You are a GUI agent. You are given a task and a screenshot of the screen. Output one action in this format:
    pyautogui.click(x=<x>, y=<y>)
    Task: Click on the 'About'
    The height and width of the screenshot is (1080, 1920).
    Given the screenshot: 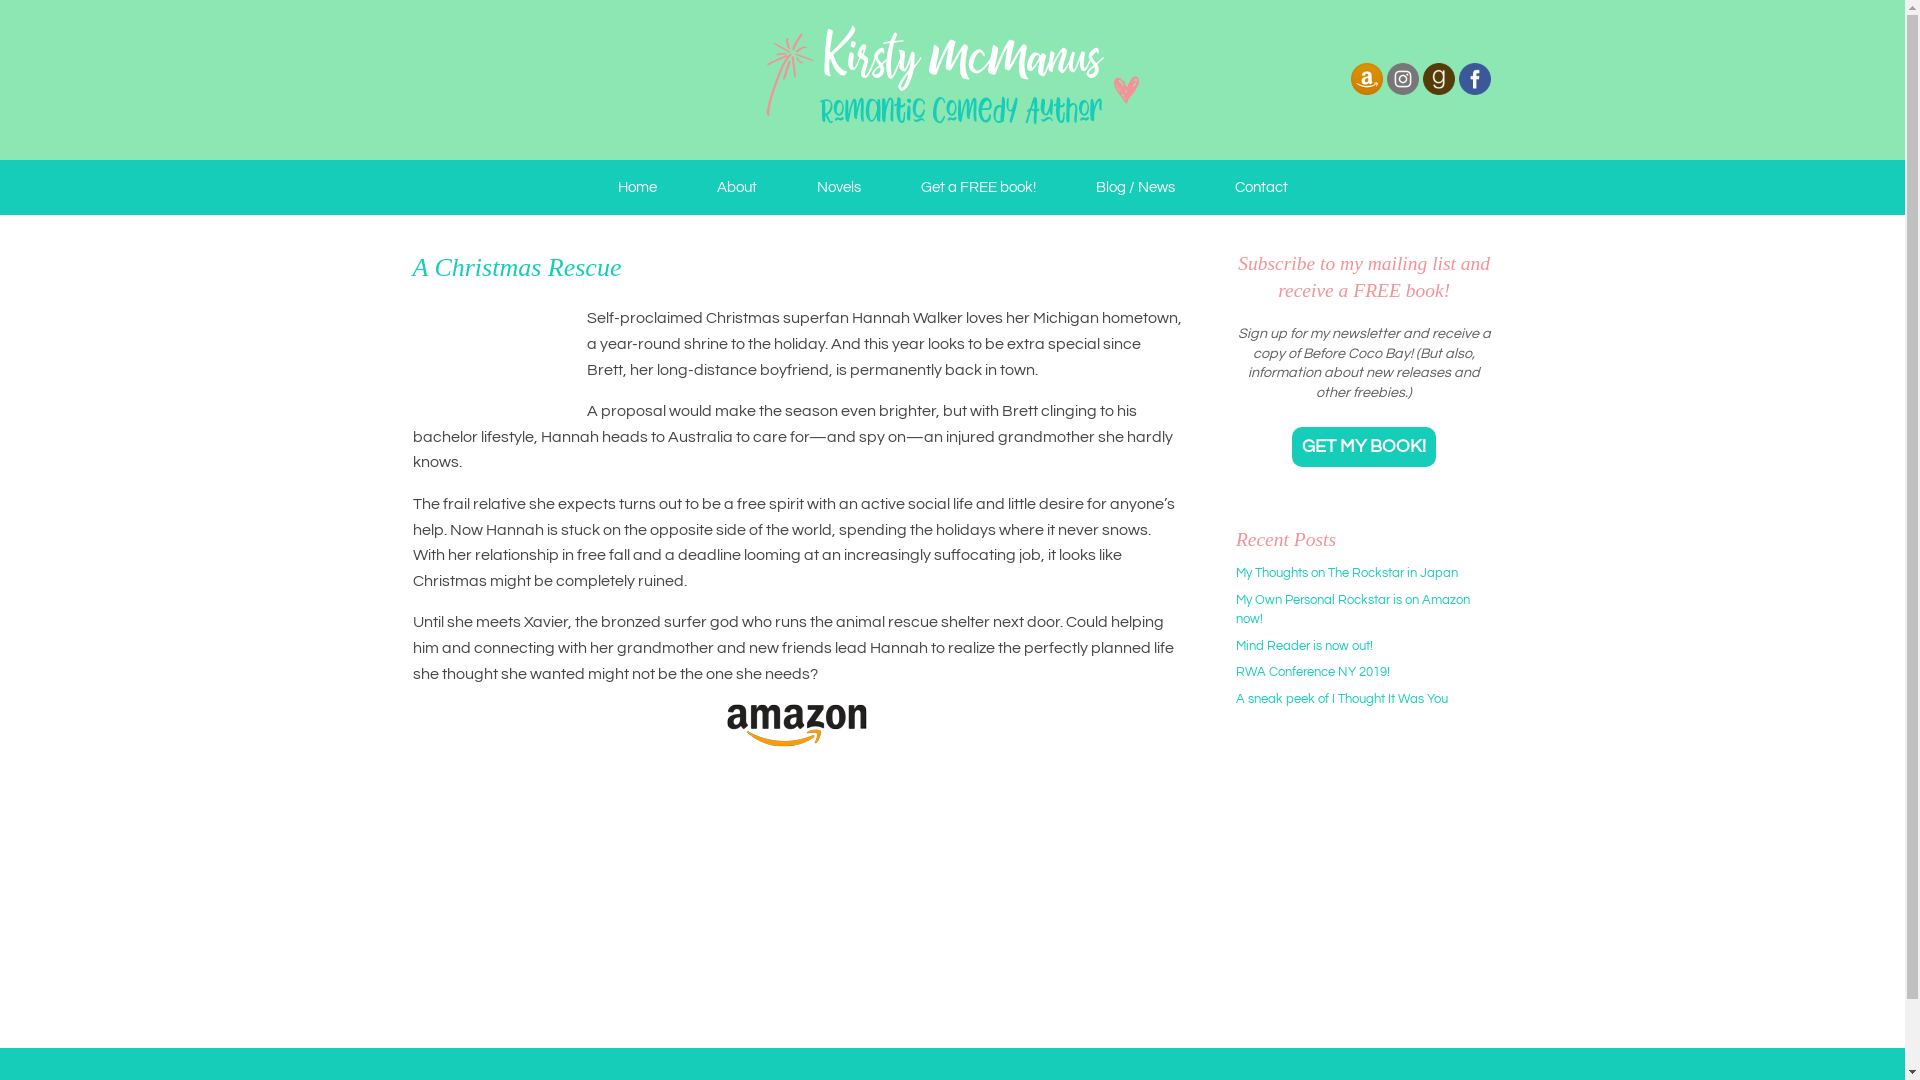 What is the action you would take?
    pyautogui.click(x=734, y=187)
    